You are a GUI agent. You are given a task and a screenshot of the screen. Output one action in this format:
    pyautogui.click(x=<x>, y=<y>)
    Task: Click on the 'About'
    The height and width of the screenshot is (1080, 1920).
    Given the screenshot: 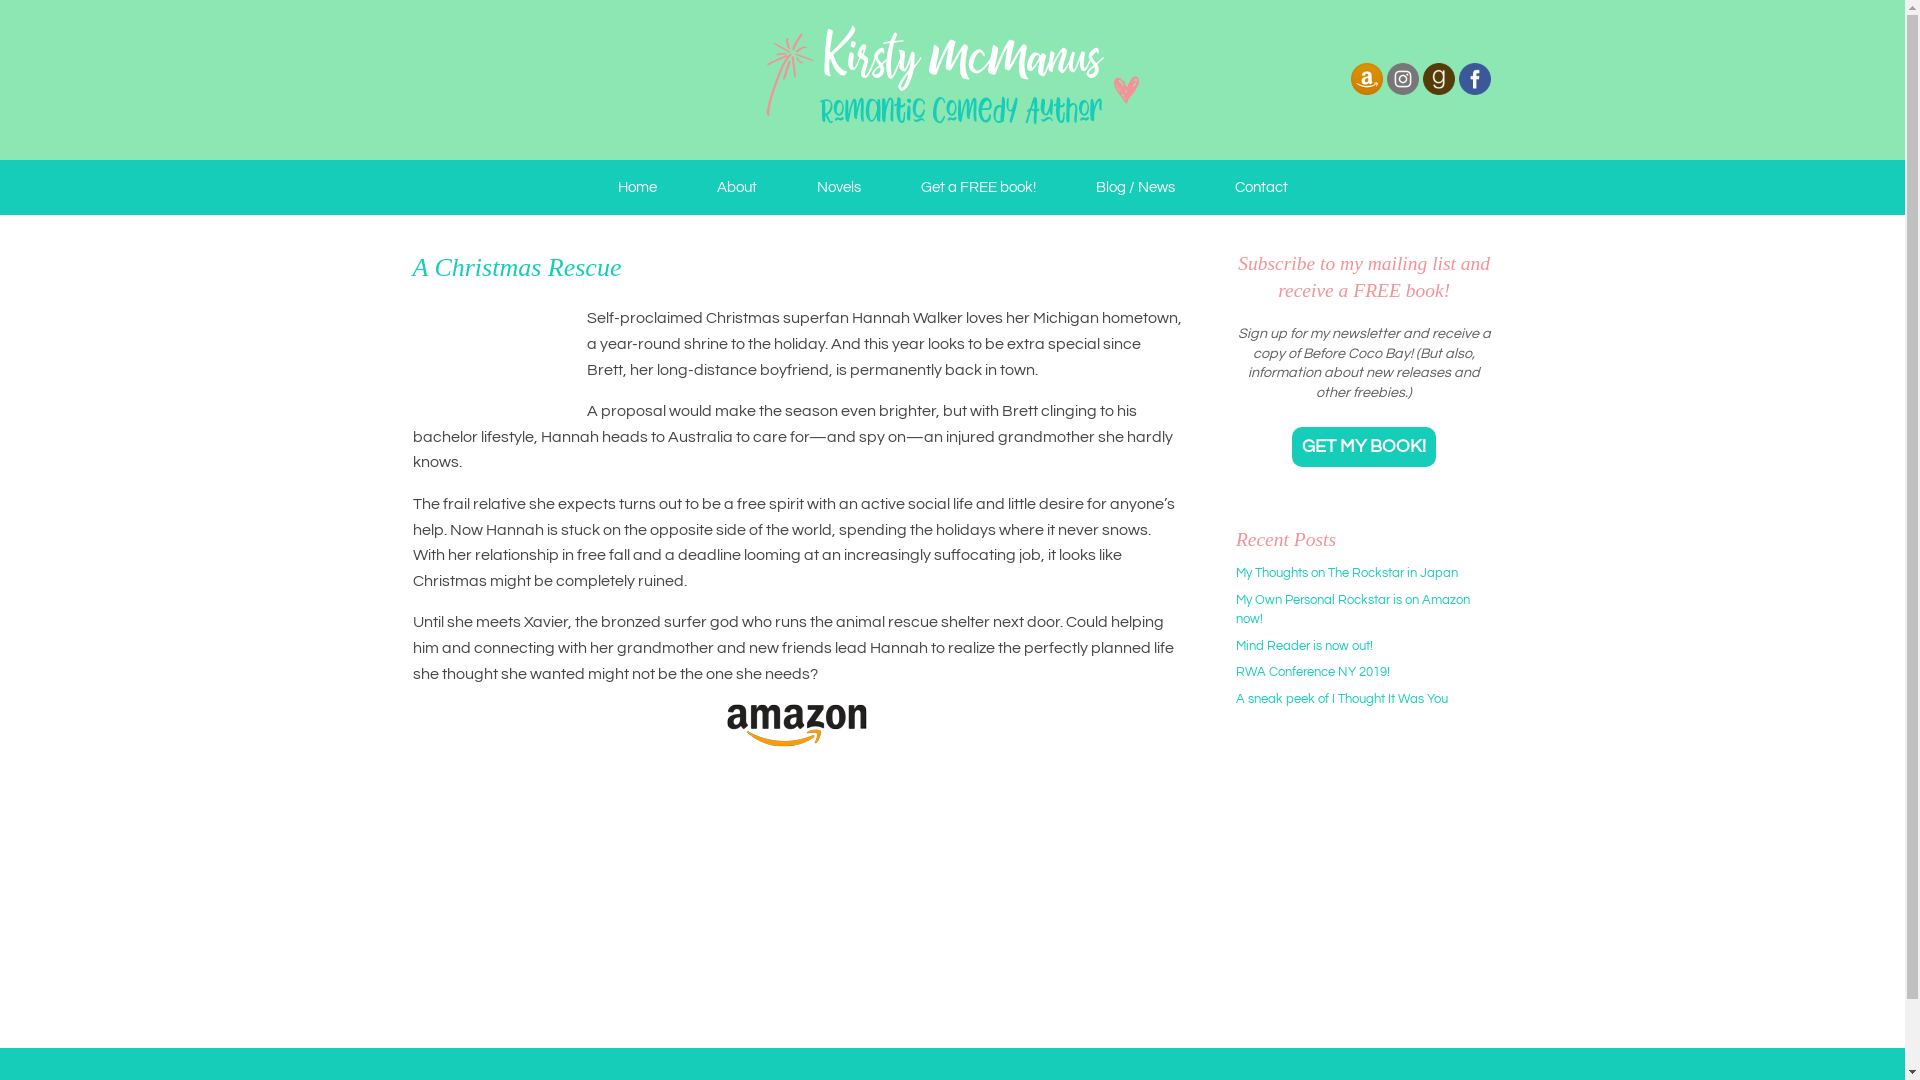 What is the action you would take?
    pyautogui.click(x=734, y=187)
    